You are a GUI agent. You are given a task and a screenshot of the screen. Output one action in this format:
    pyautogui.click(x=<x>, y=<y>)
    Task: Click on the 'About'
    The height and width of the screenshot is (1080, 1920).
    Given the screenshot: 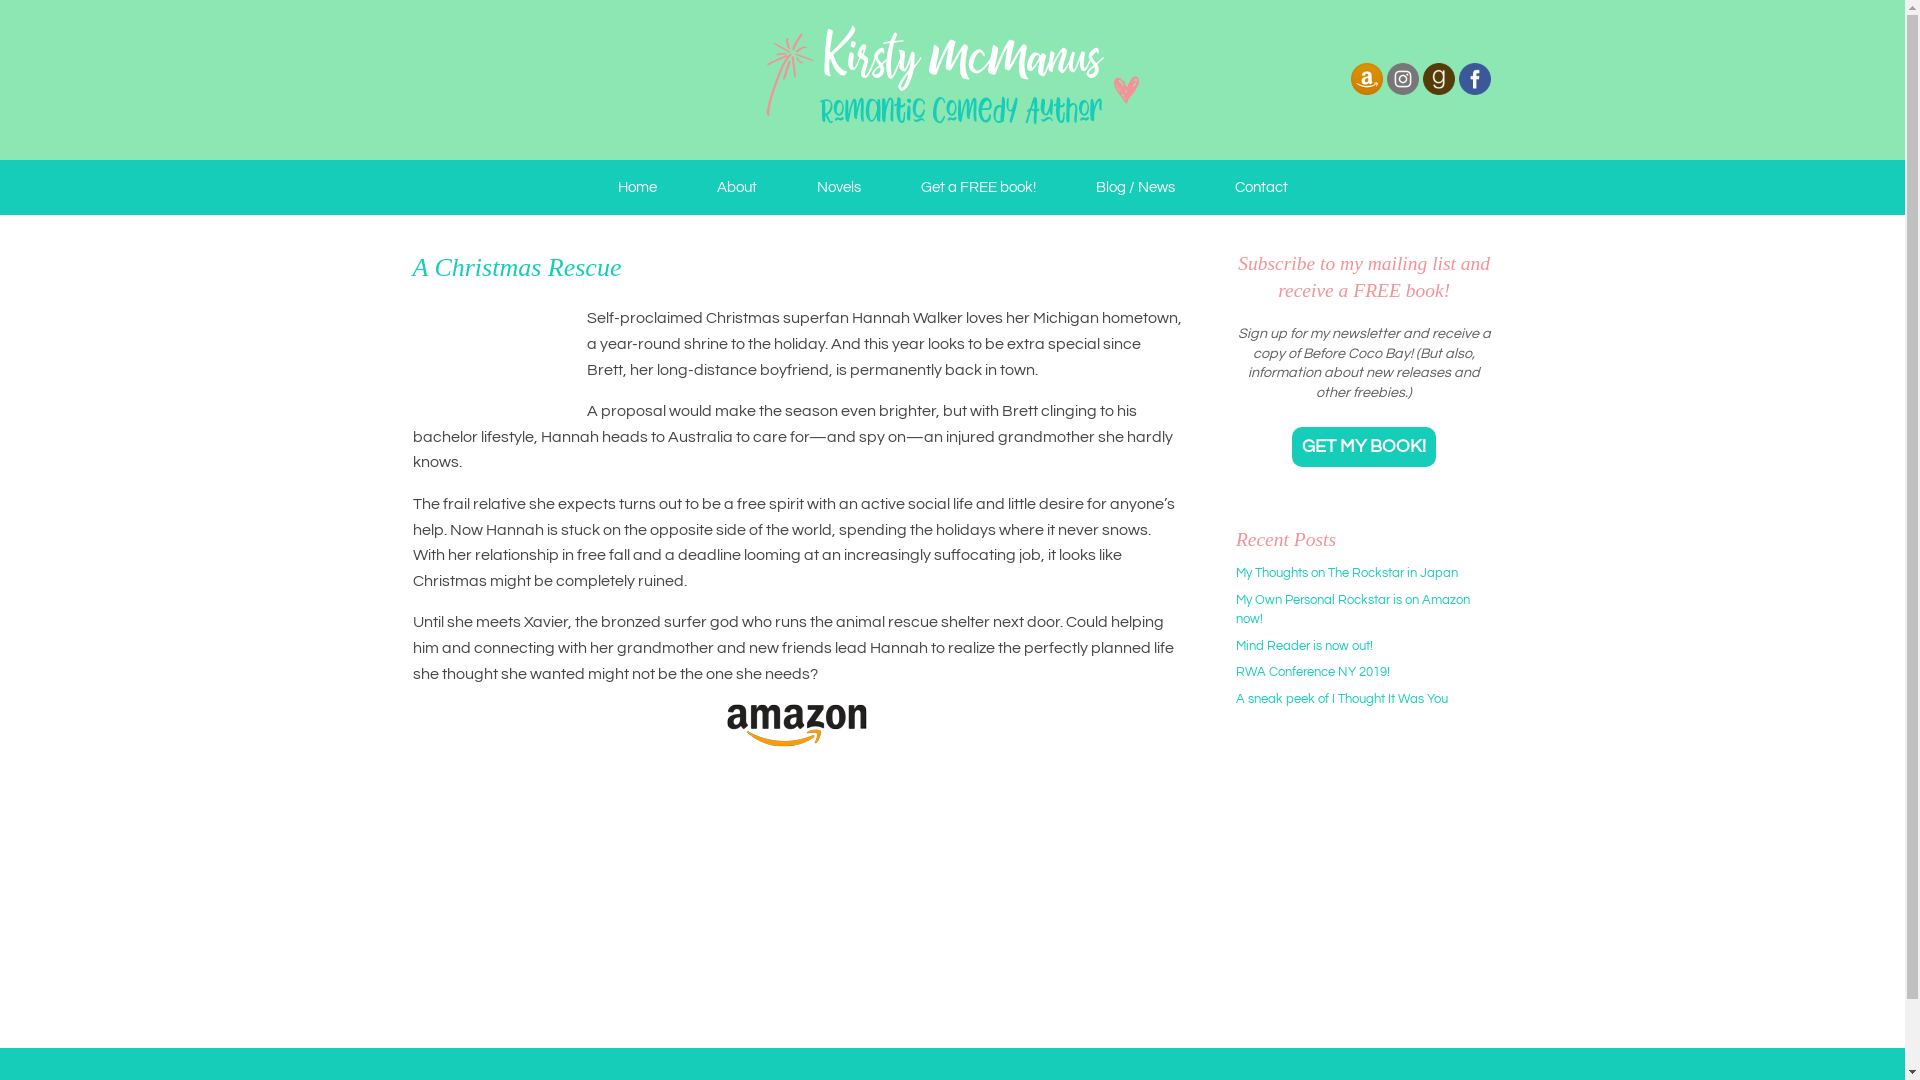 What is the action you would take?
    pyautogui.click(x=734, y=187)
    